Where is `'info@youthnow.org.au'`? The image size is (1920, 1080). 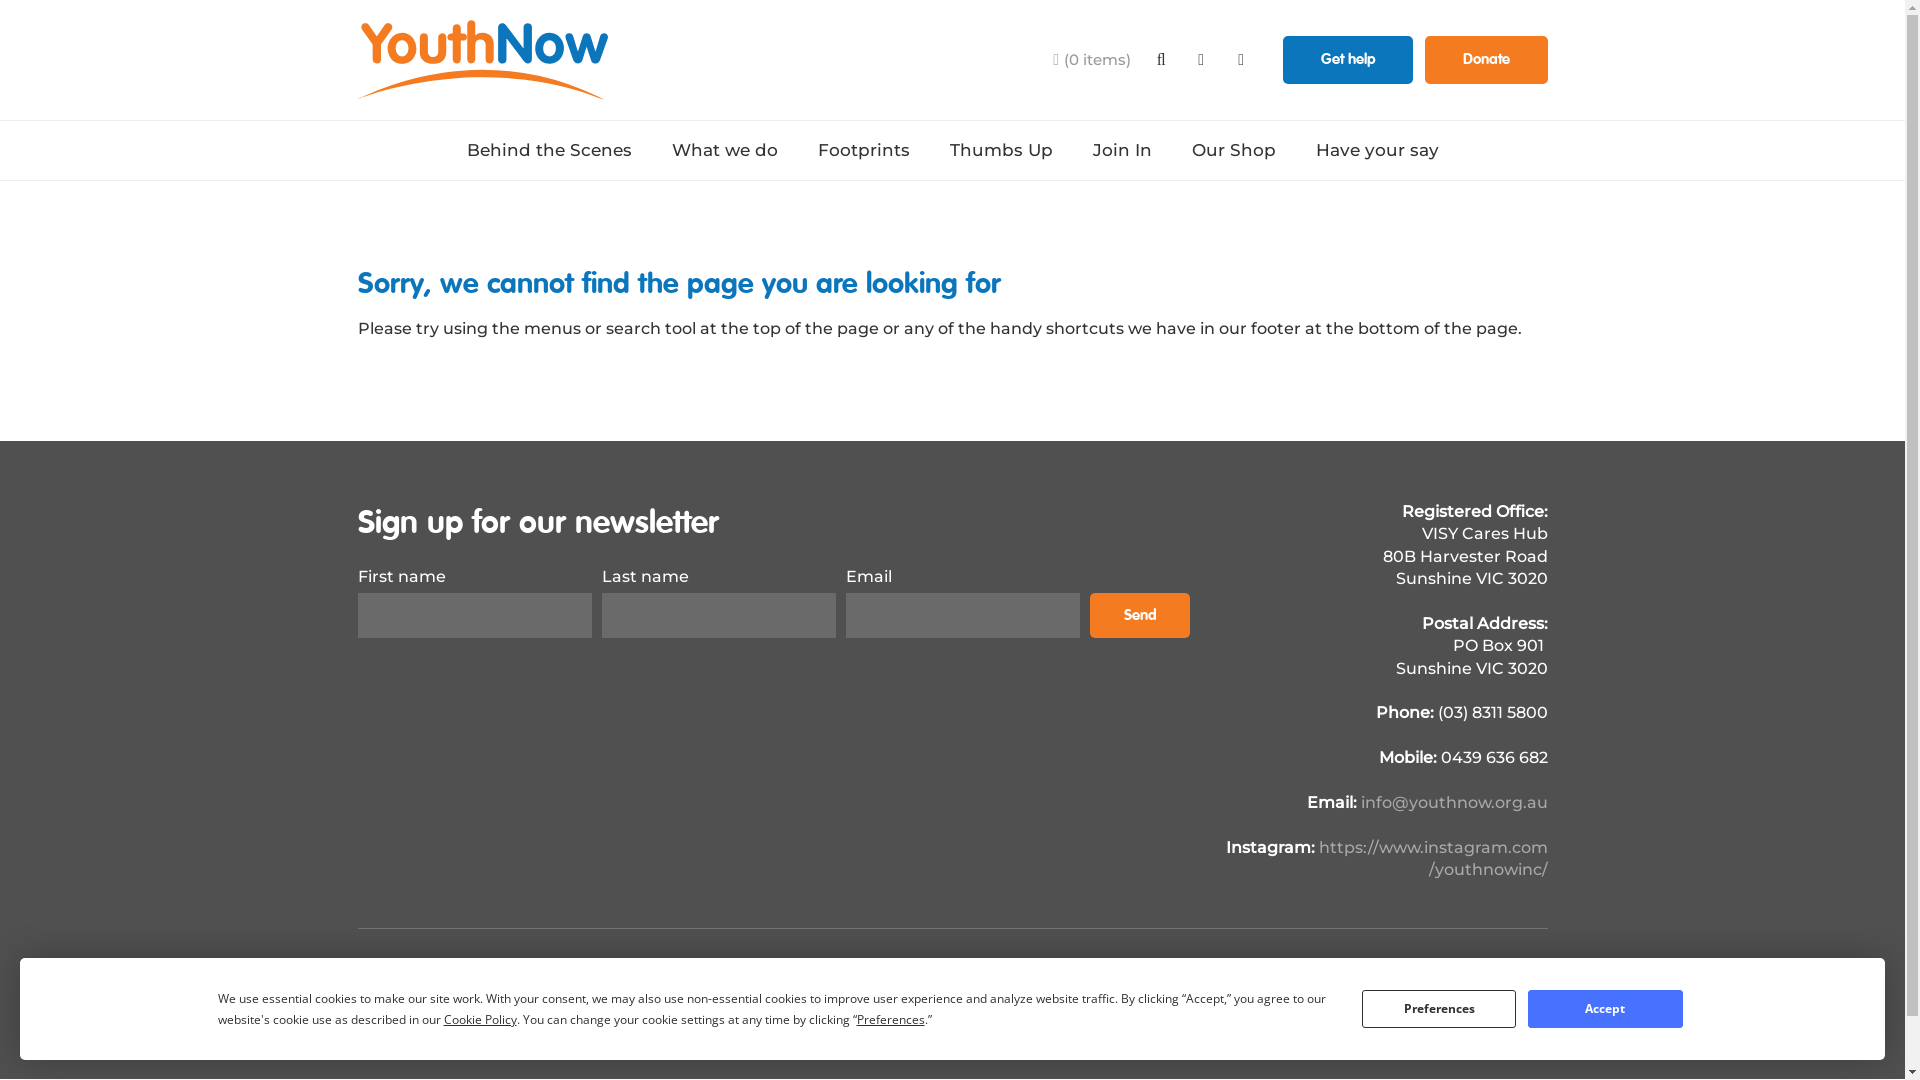 'info@youthnow.org.au' is located at coordinates (1453, 801).